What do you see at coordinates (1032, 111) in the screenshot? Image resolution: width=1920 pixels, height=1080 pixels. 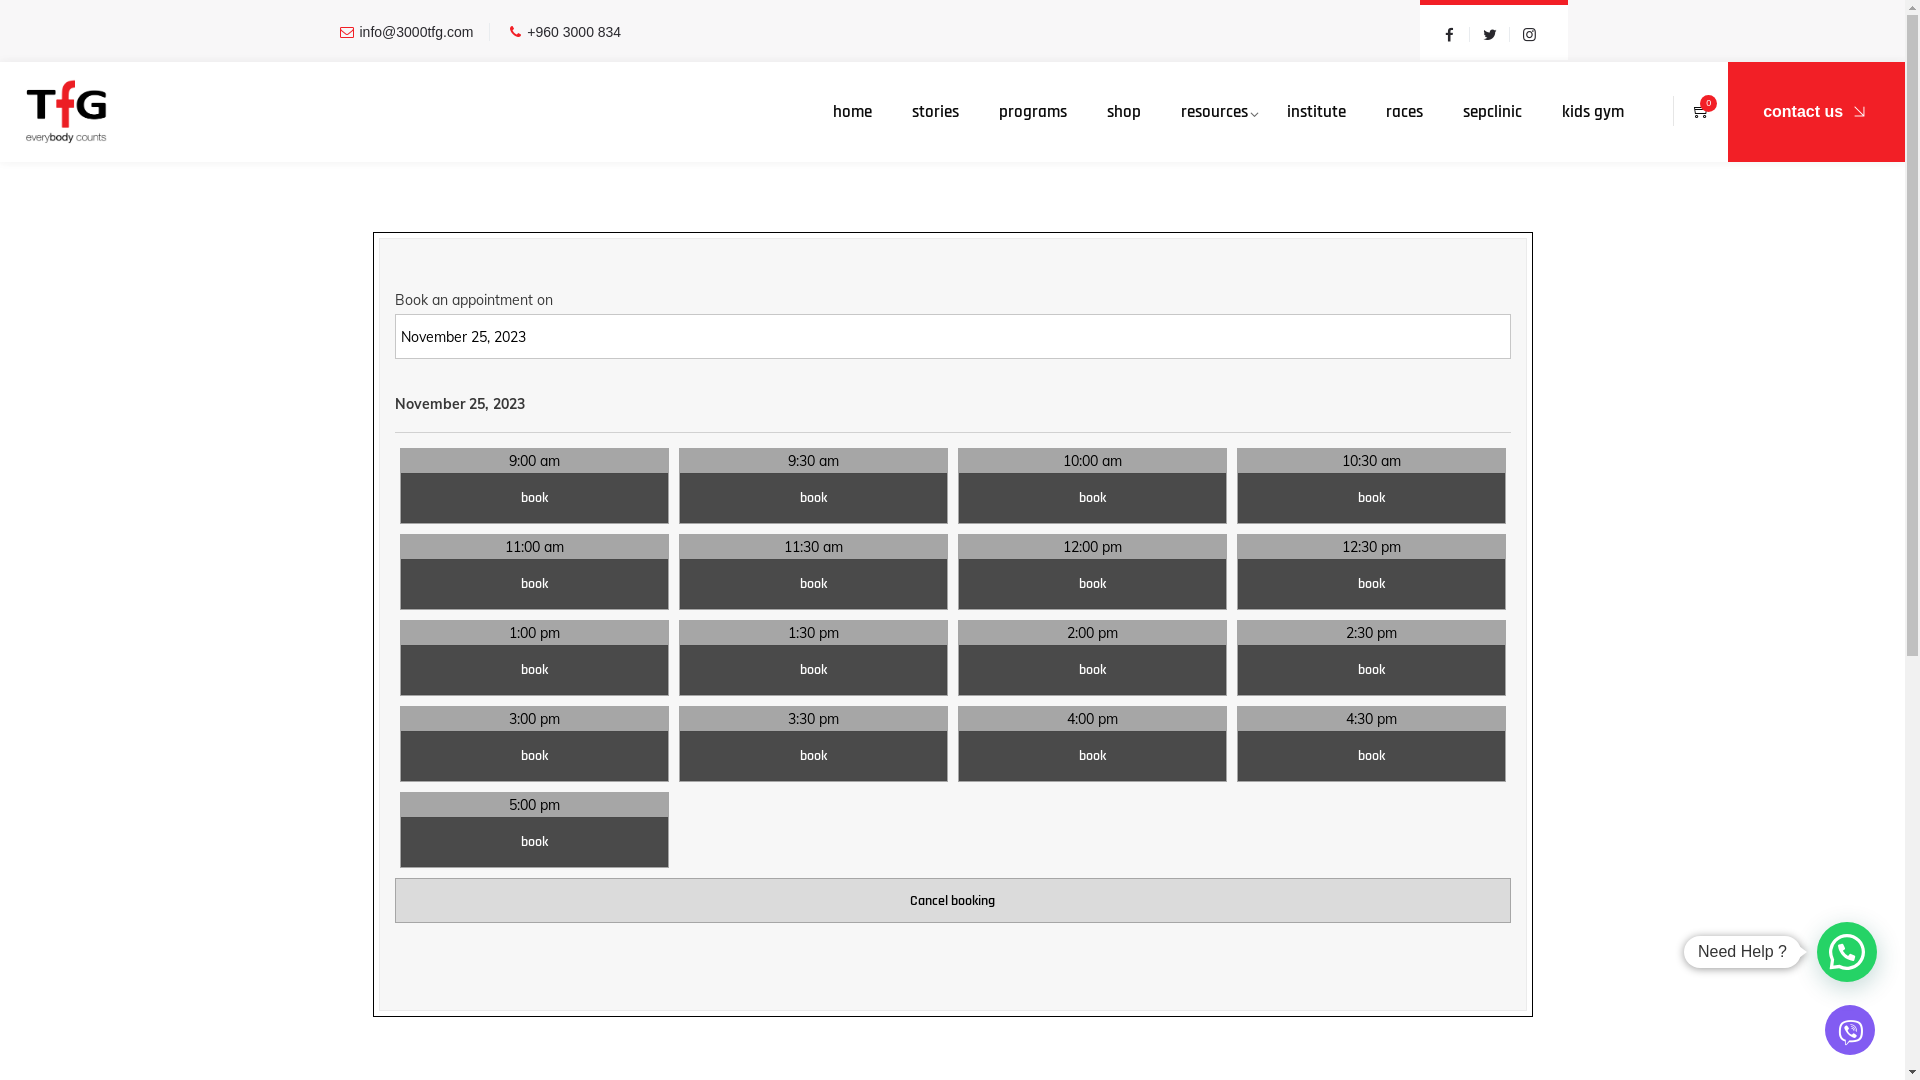 I see `'programs'` at bounding box center [1032, 111].